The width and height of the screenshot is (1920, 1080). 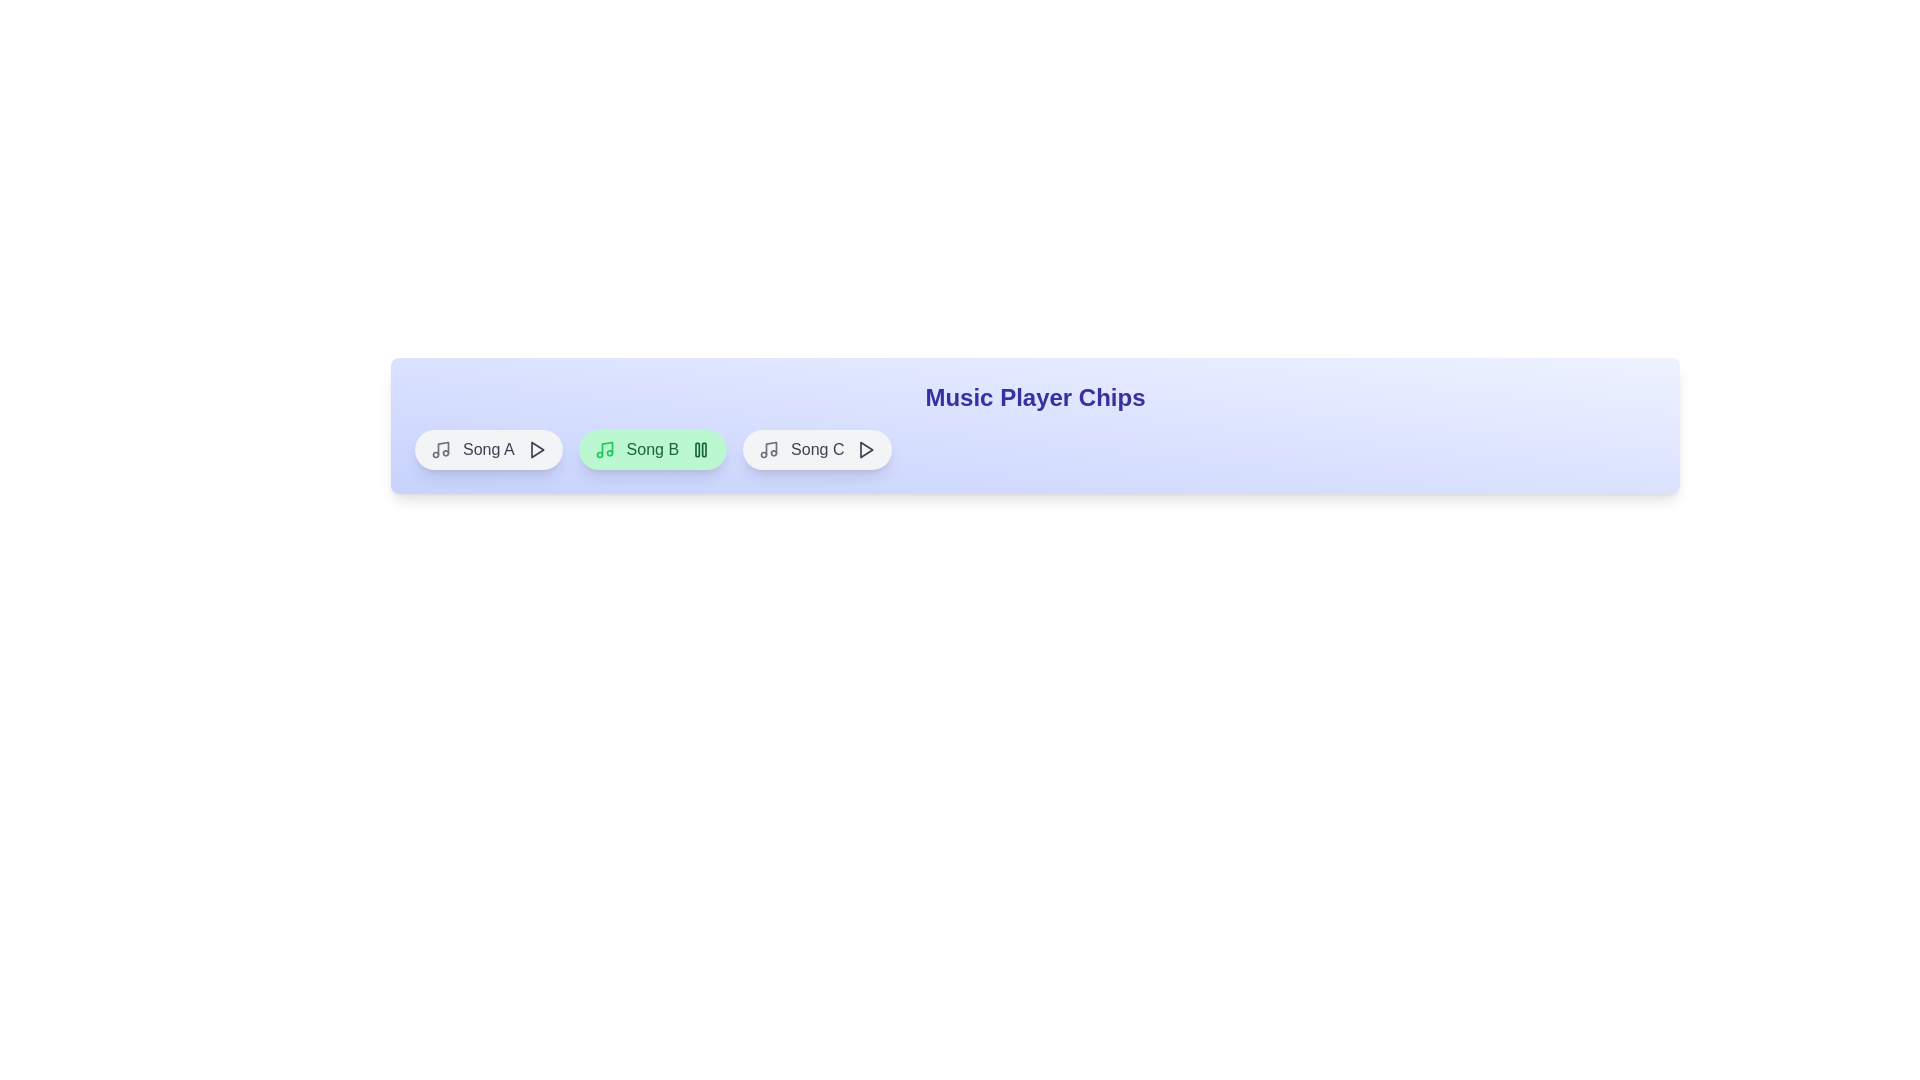 I want to click on the song chip corresponding to Song C to toggle its play/pause state, so click(x=816, y=450).